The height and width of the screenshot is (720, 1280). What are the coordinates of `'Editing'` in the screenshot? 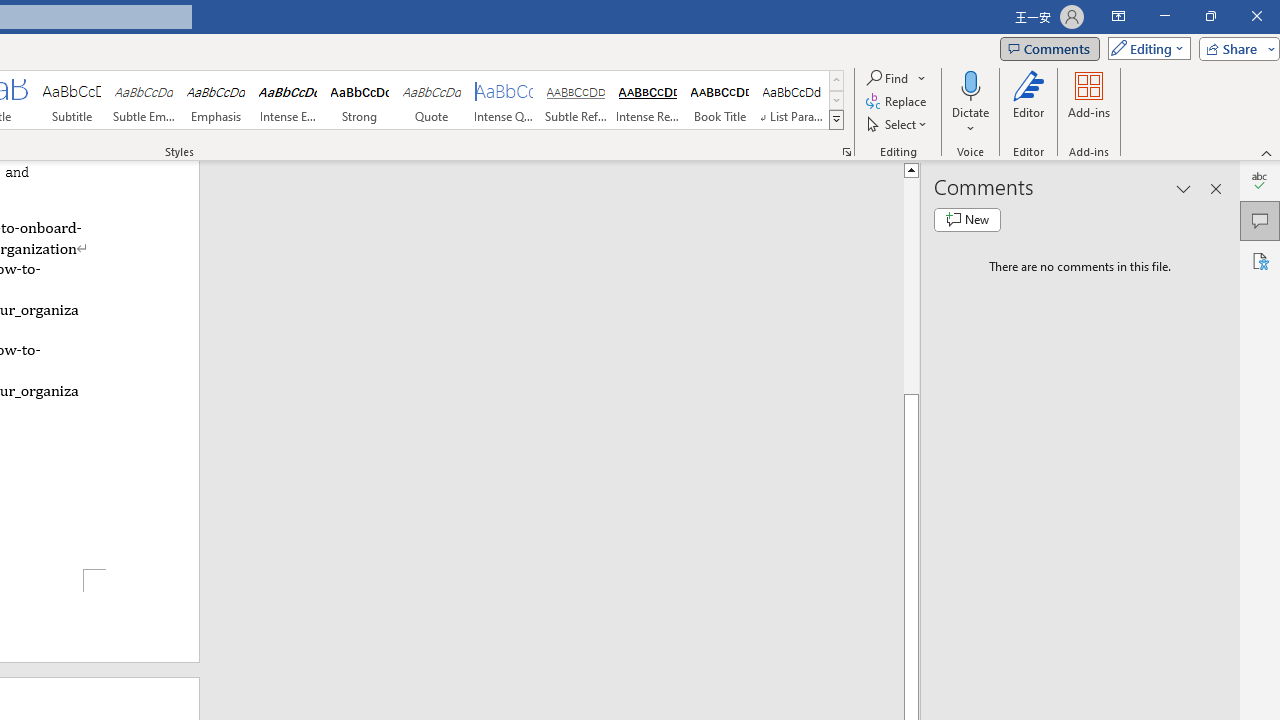 It's located at (1144, 47).